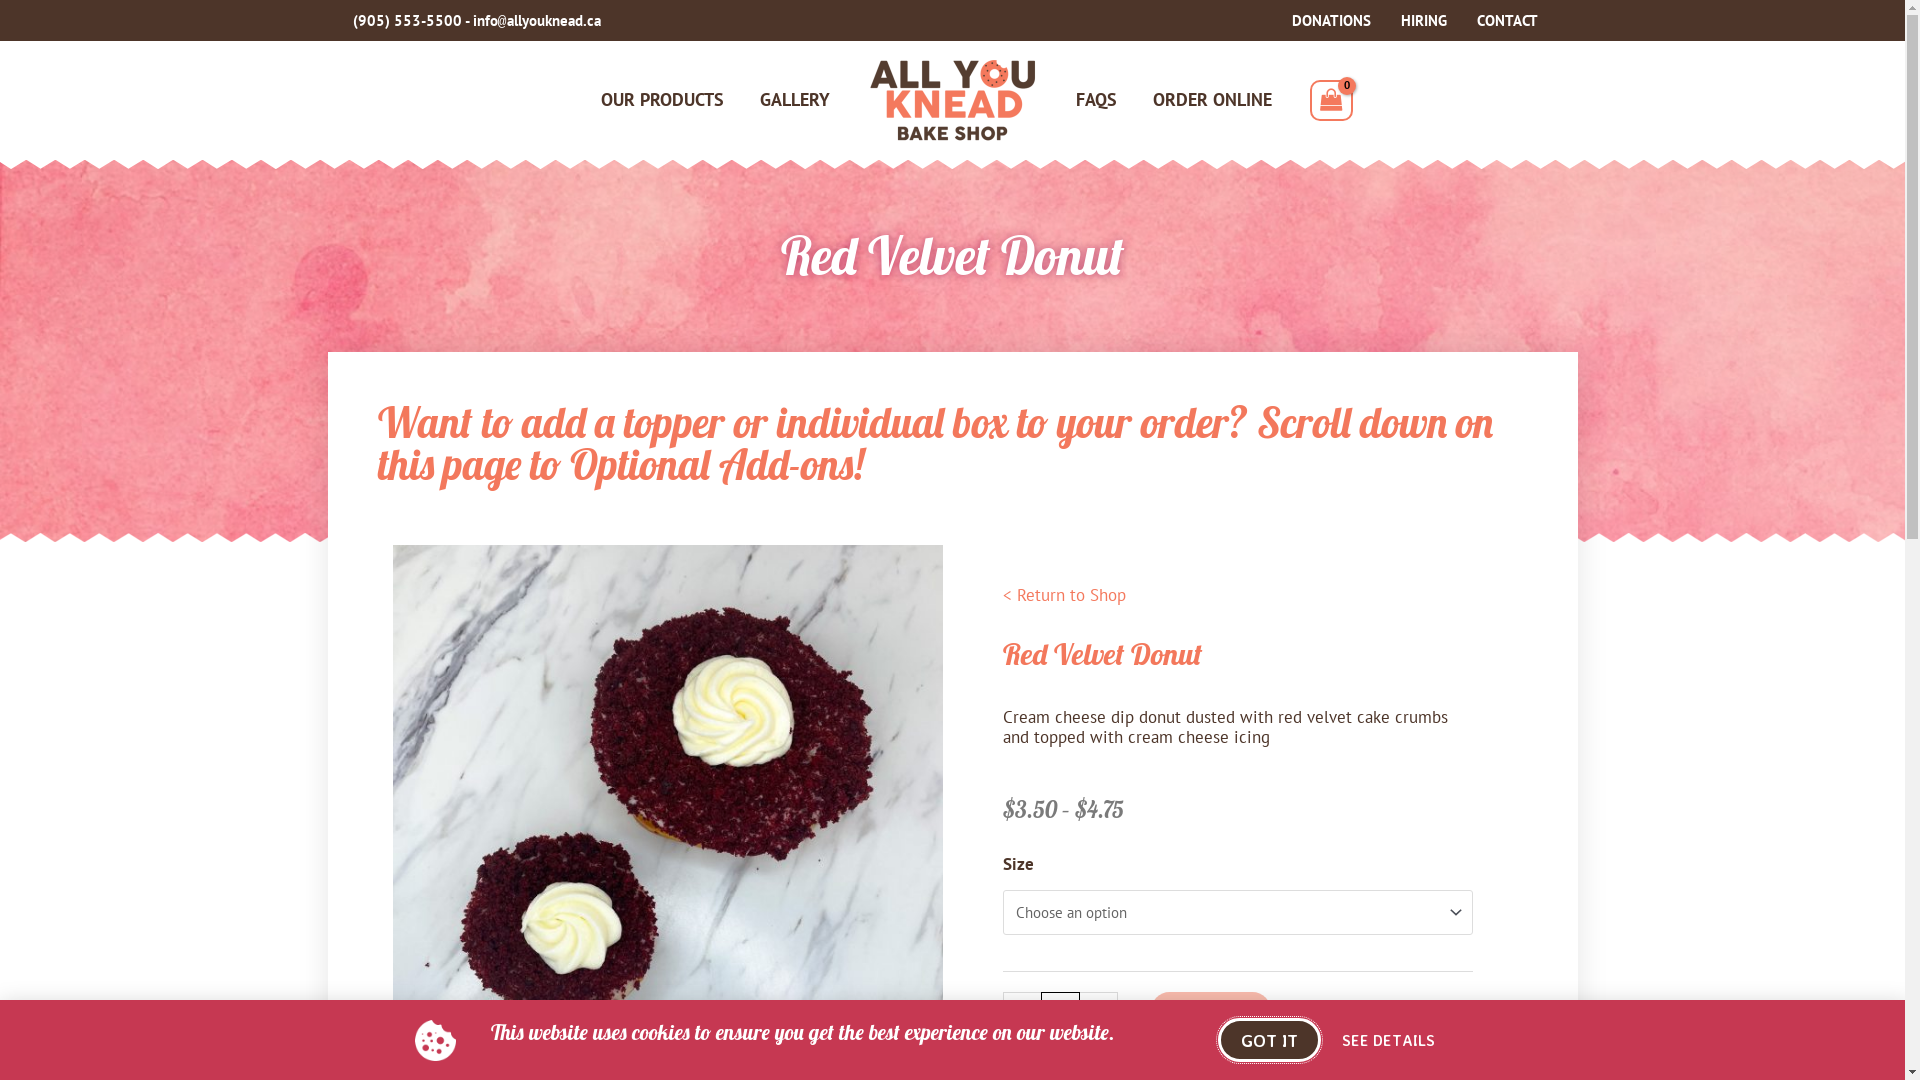  I want to click on 'ORDER ONLINE', so click(1210, 100).